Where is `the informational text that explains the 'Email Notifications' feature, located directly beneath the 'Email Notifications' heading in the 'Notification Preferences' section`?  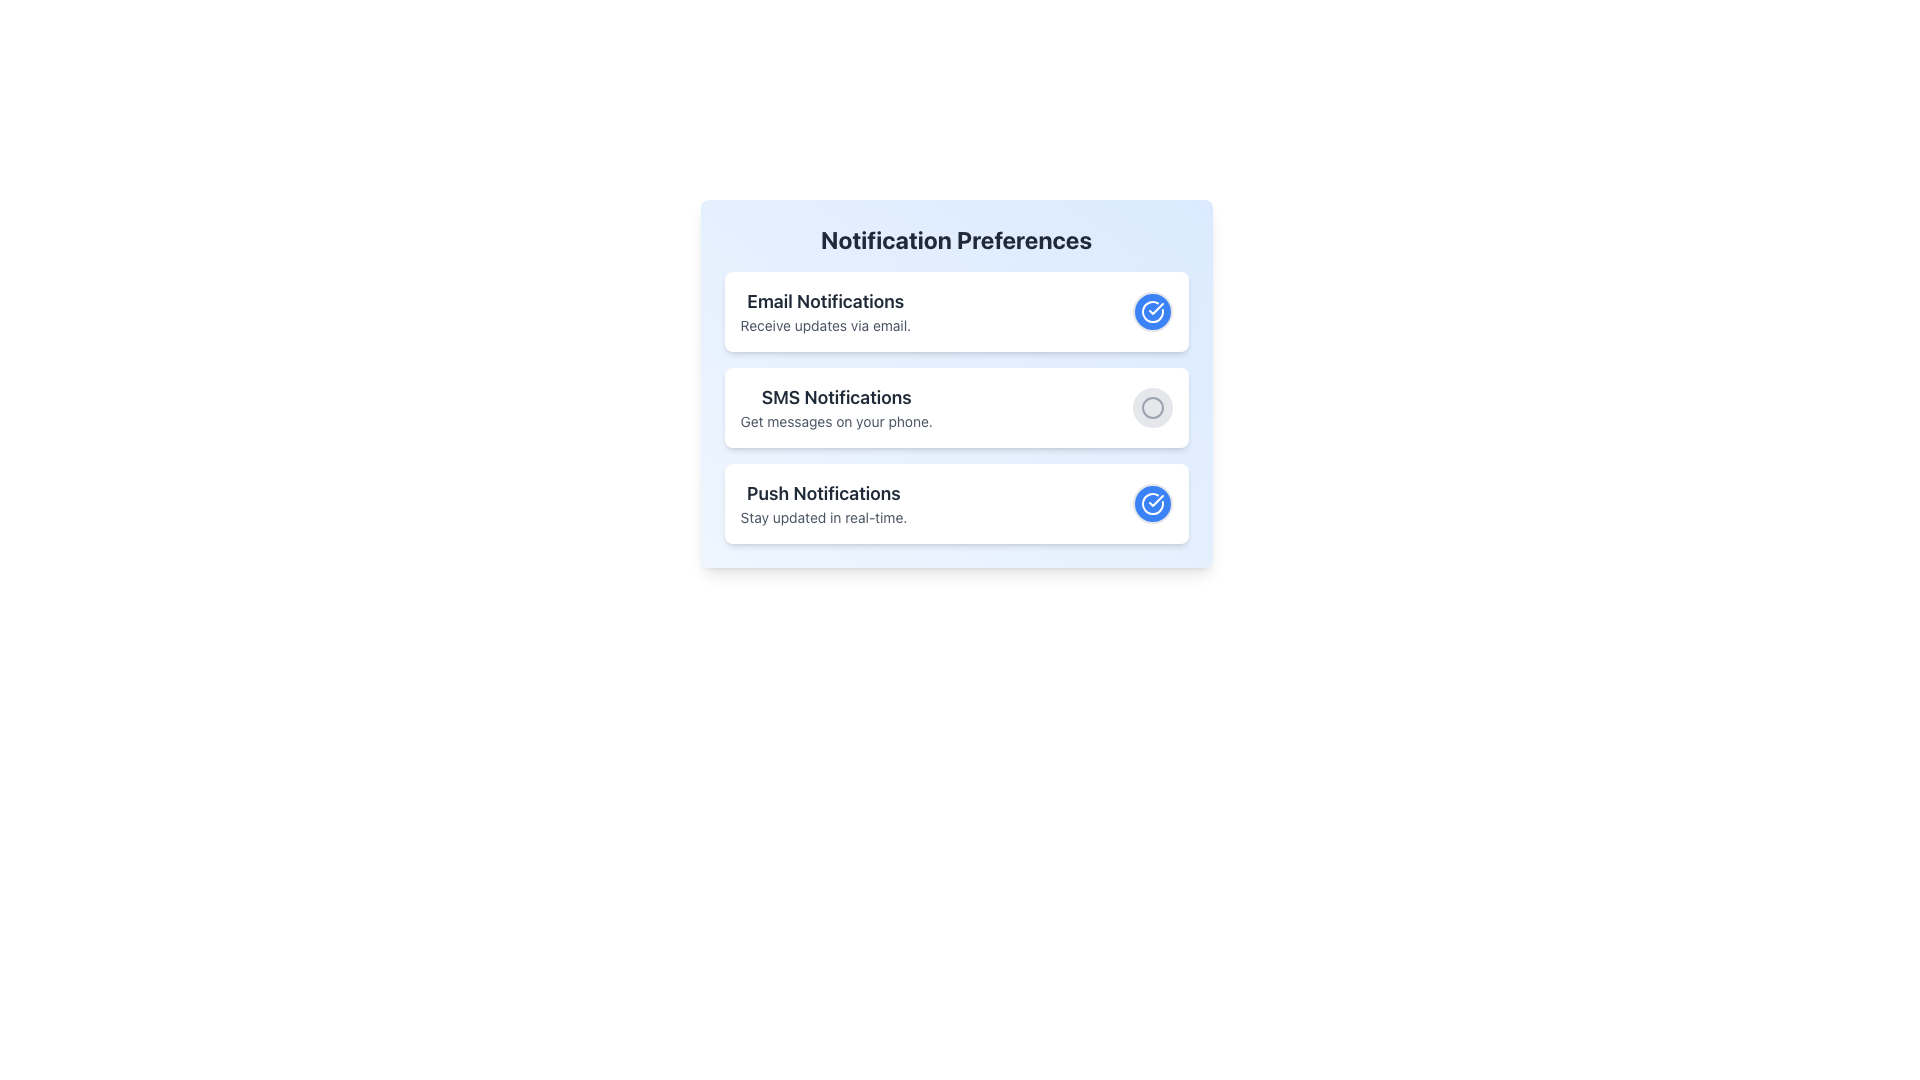 the informational text that explains the 'Email Notifications' feature, located directly beneath the 'Email Notifications' heading in the 'Notification Preferences' section is located at coordinates (825, 325).